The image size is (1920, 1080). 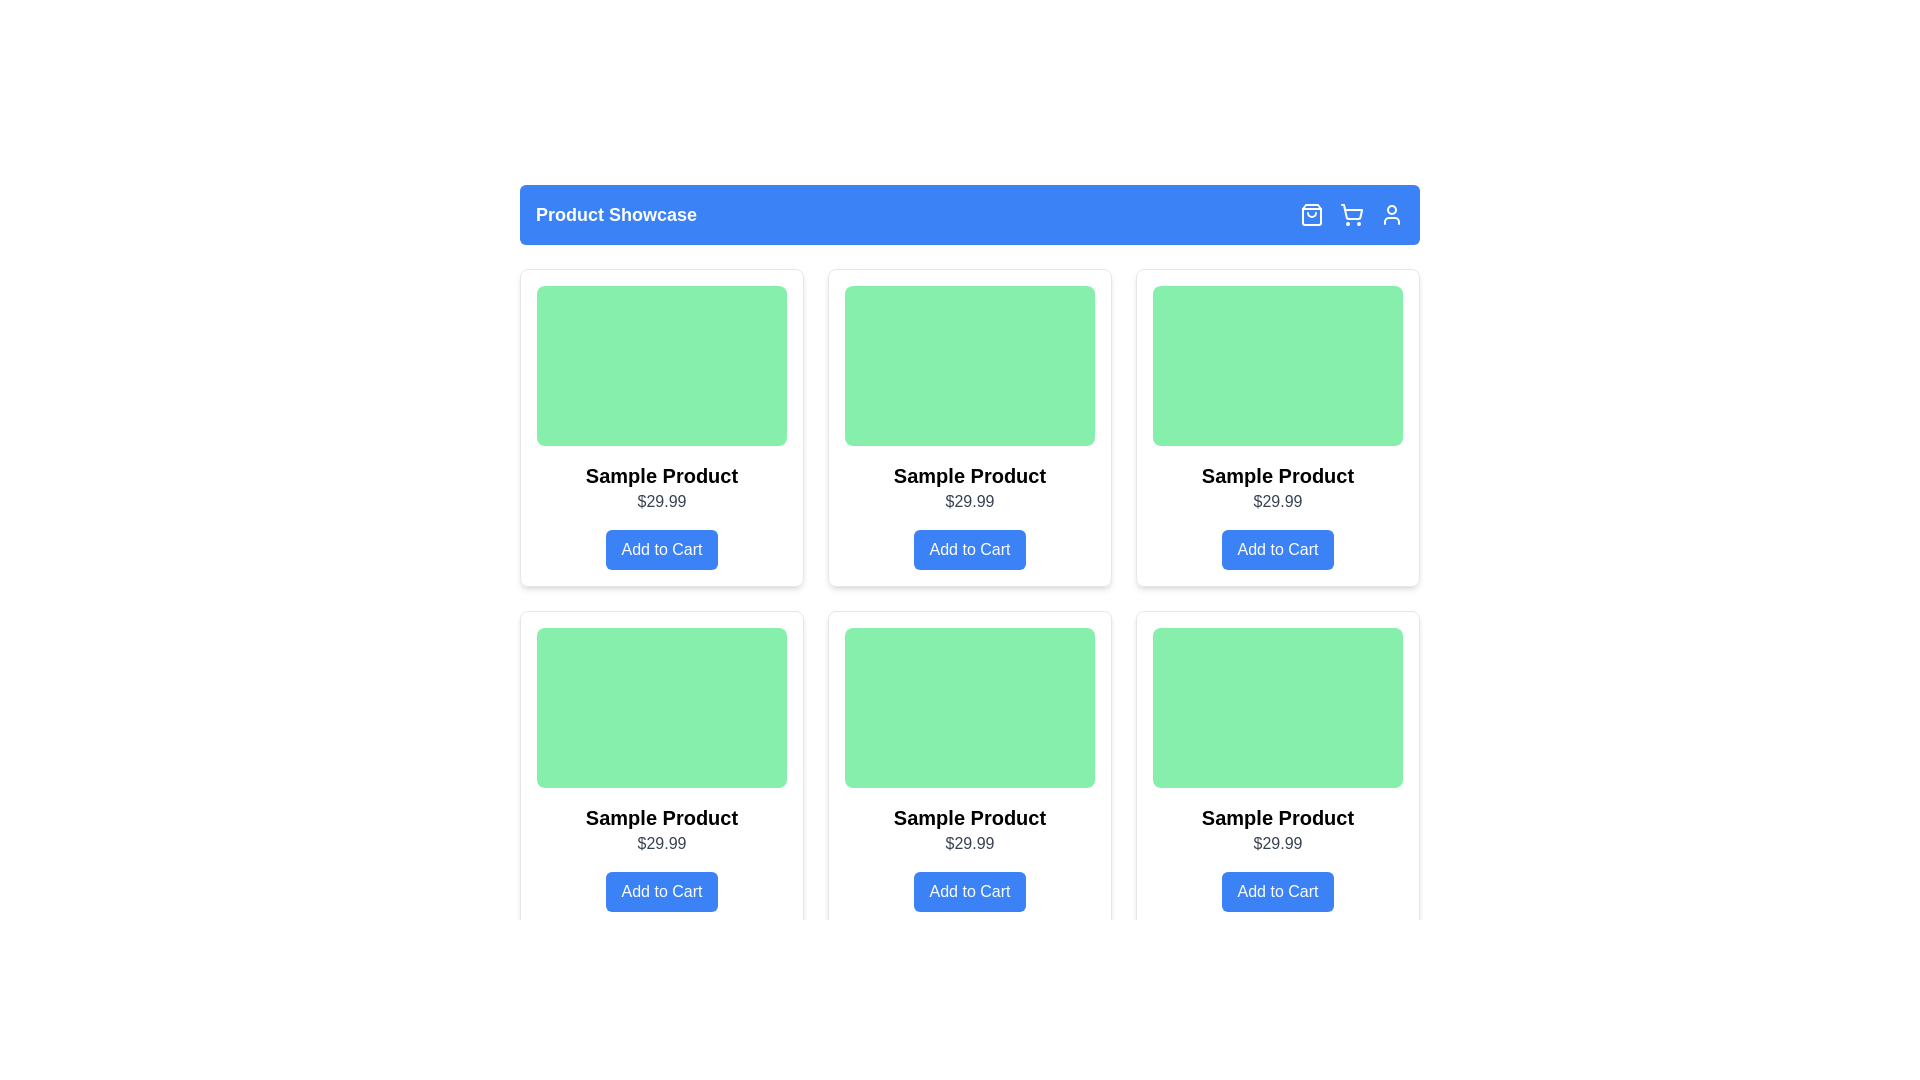 What do you see at coordinates (969, 500) in the screenshot?
I see `the price text label displaying '$29.99' in dark gray, located below the product title 'Sample Product' in the top row of the grid layout` at bounding box center [969, 500].